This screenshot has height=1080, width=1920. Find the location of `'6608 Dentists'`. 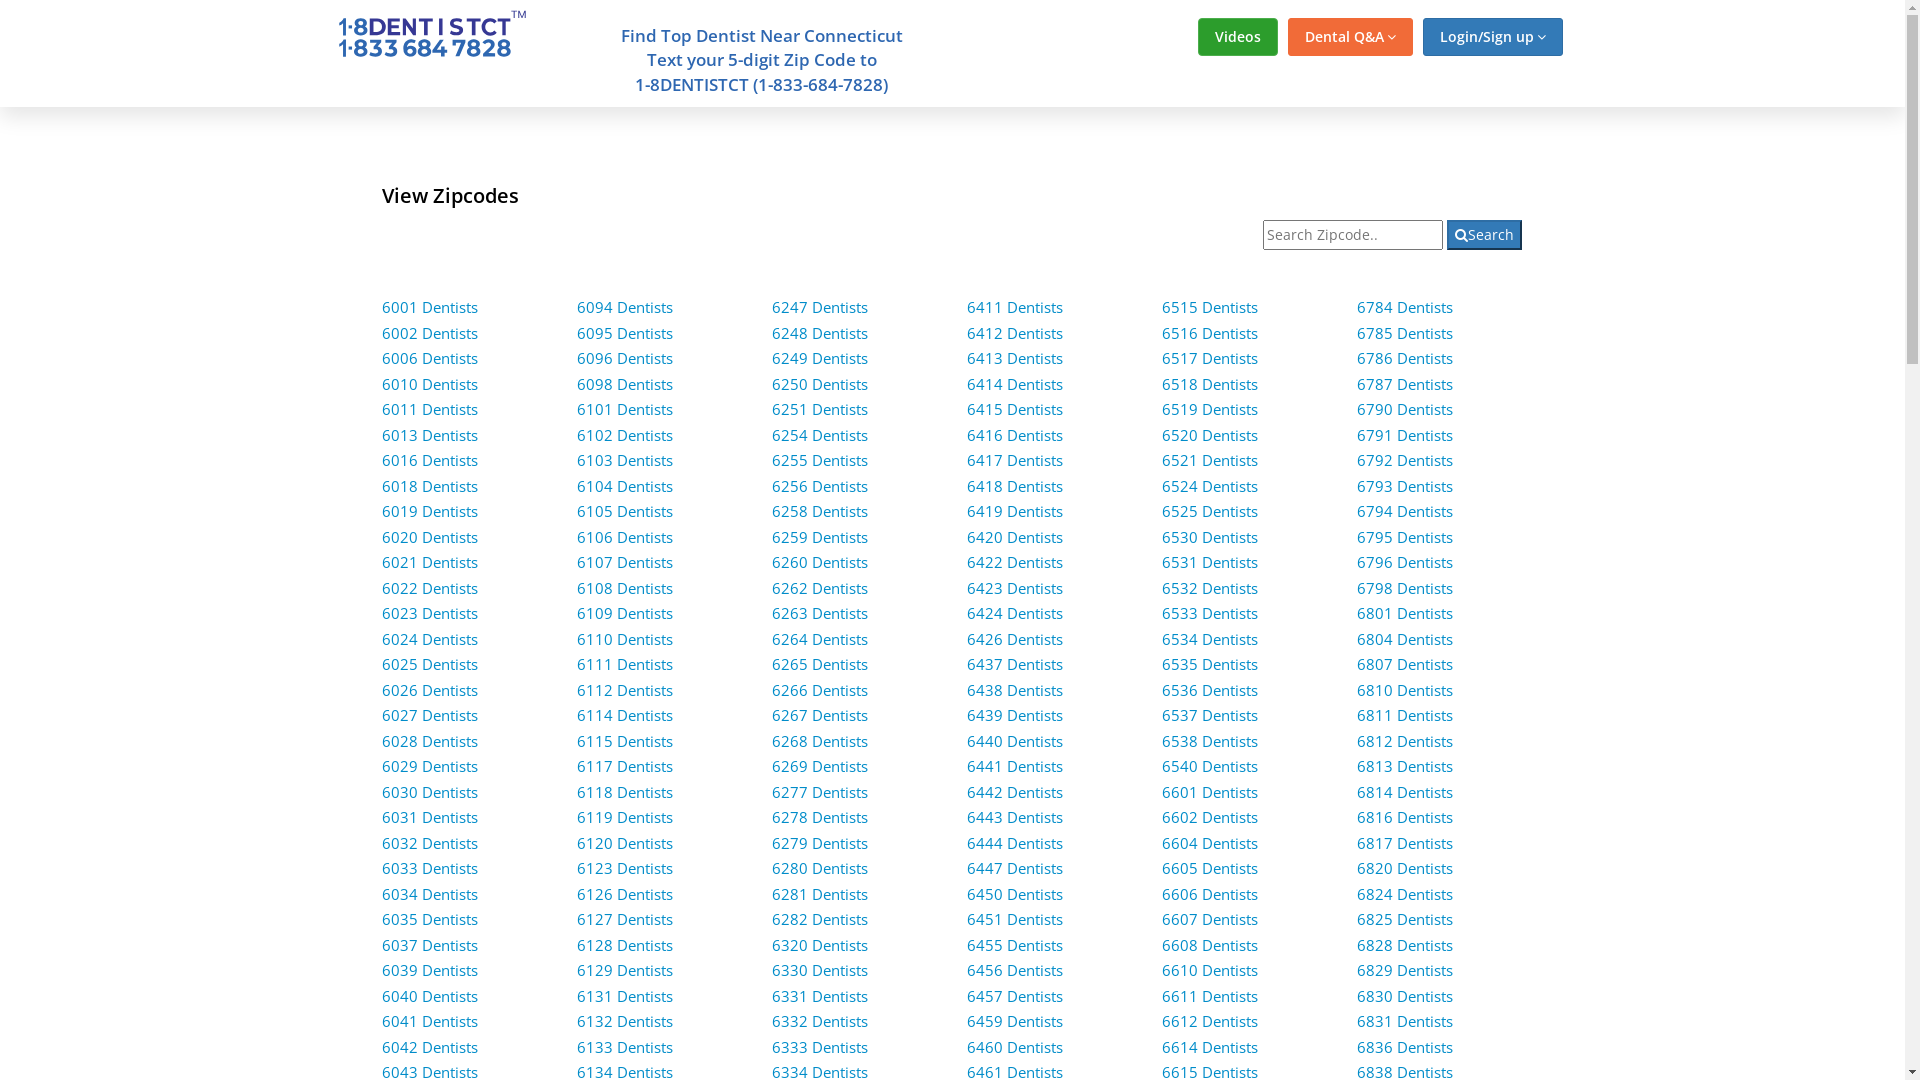

'6608 Dentists' is located at coordinates (1208, 945).